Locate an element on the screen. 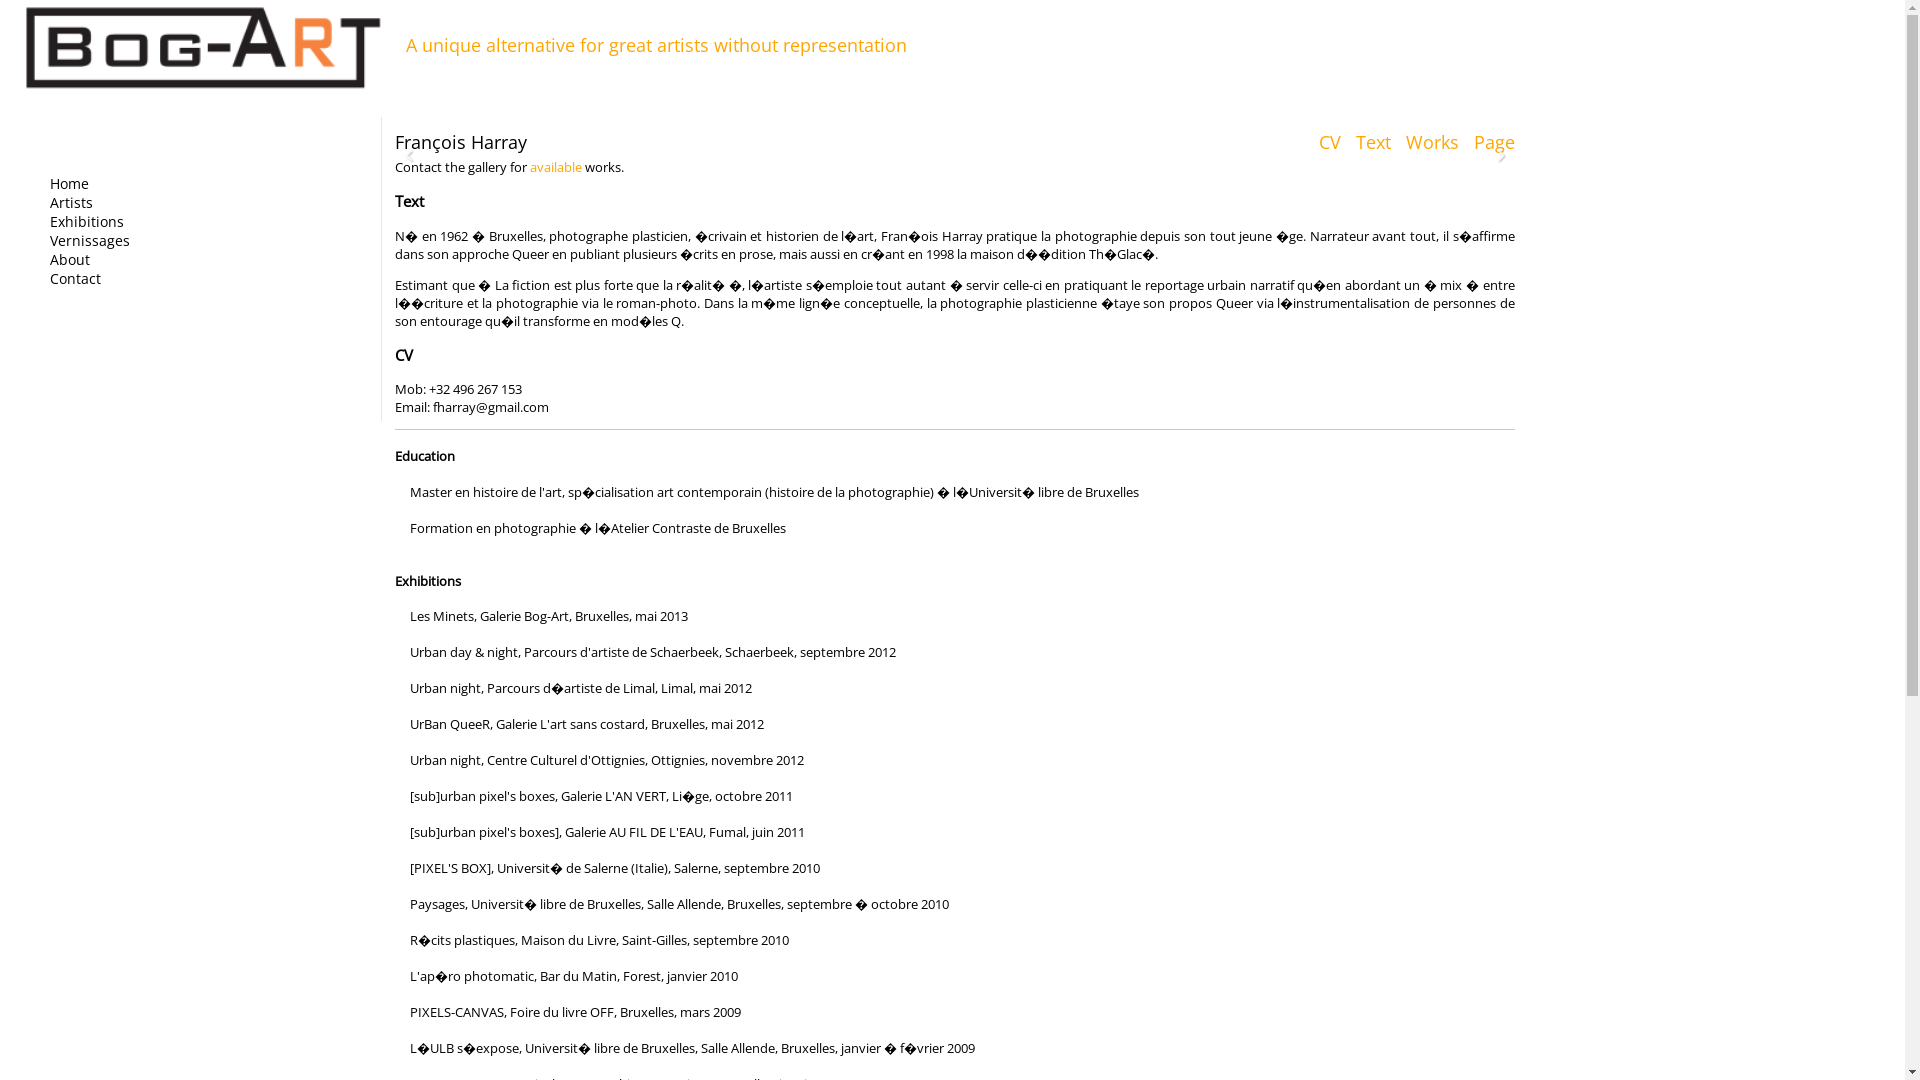 The width and height of the screenshot is (1920, 1080). '  CV' is located at coordinates (1308, 141).